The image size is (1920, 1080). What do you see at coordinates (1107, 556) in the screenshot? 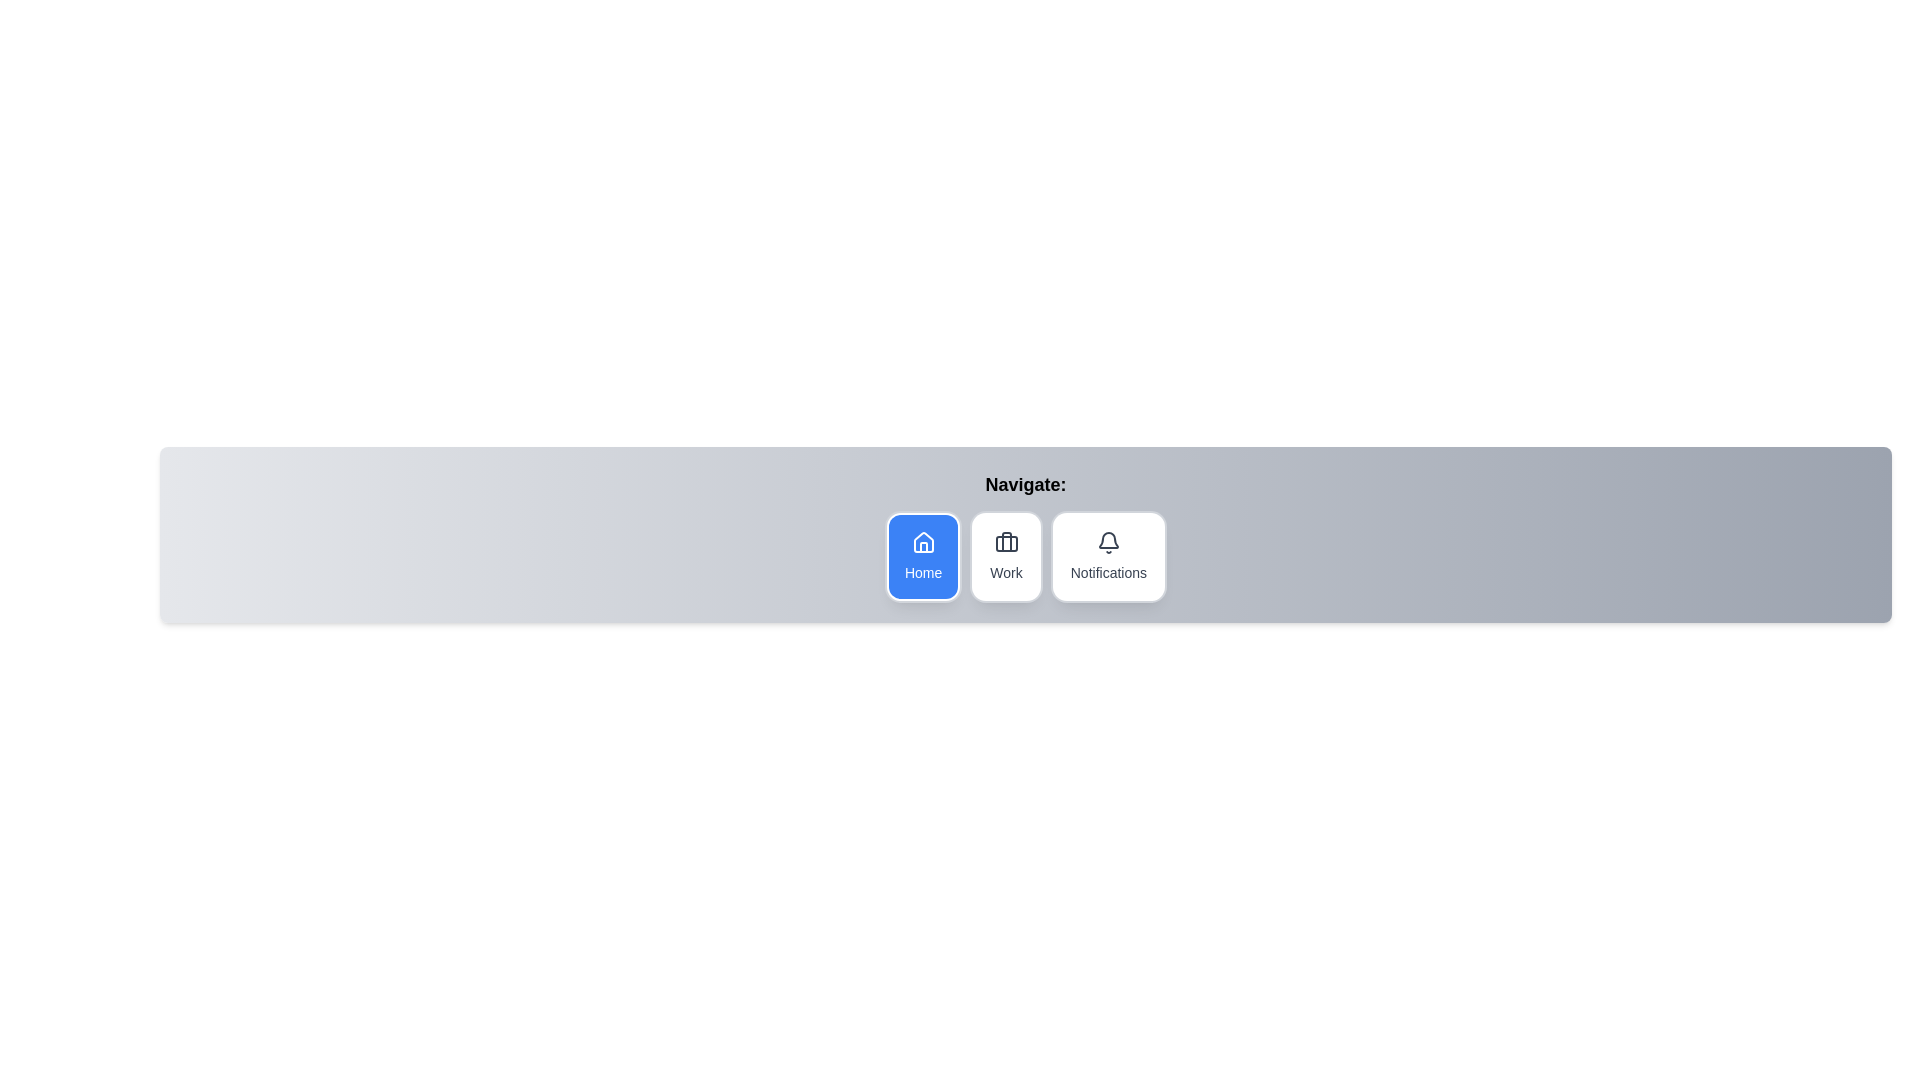
I see `the icon corresponding to Notifications` at bounding box center [1107, 556].